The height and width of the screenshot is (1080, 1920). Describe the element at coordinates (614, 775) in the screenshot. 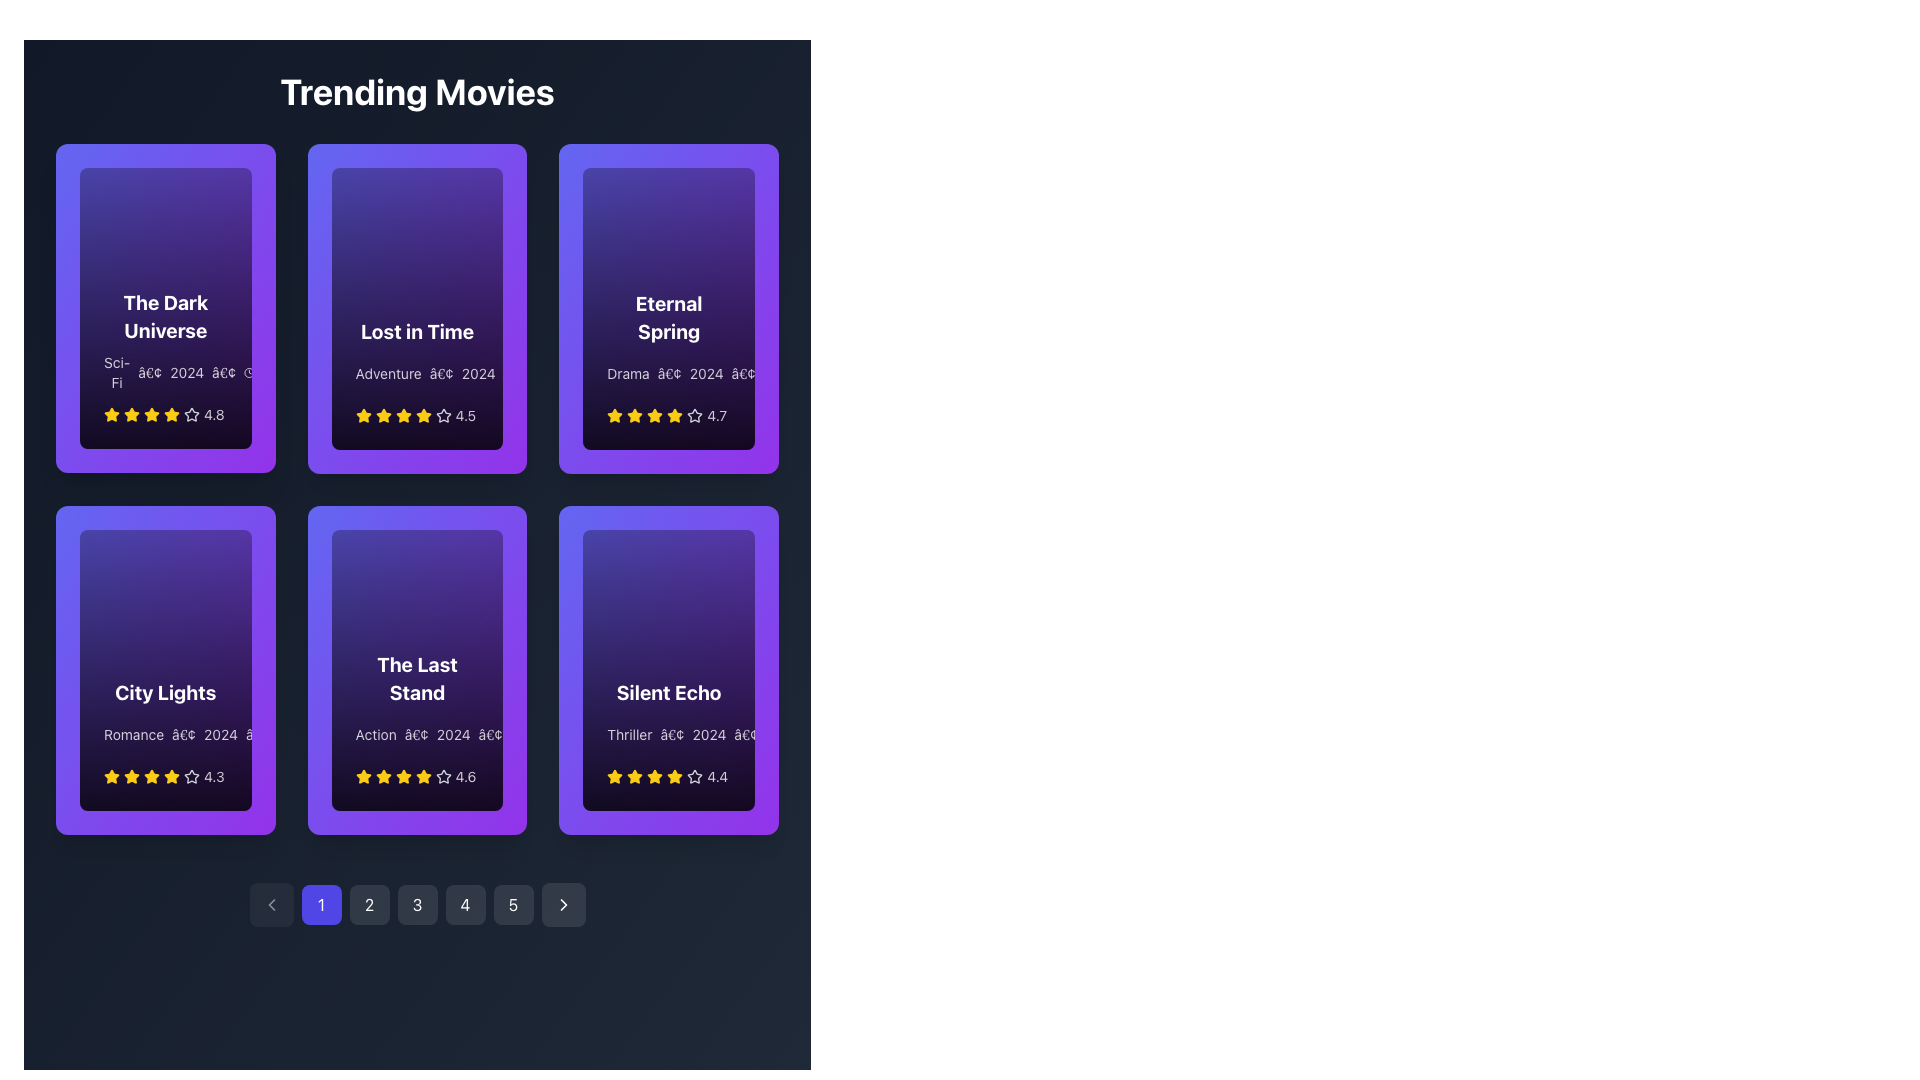

I see `the first star icon in the rating system for the movie 'Silent Echo' to interact and provide a rating` at that location.